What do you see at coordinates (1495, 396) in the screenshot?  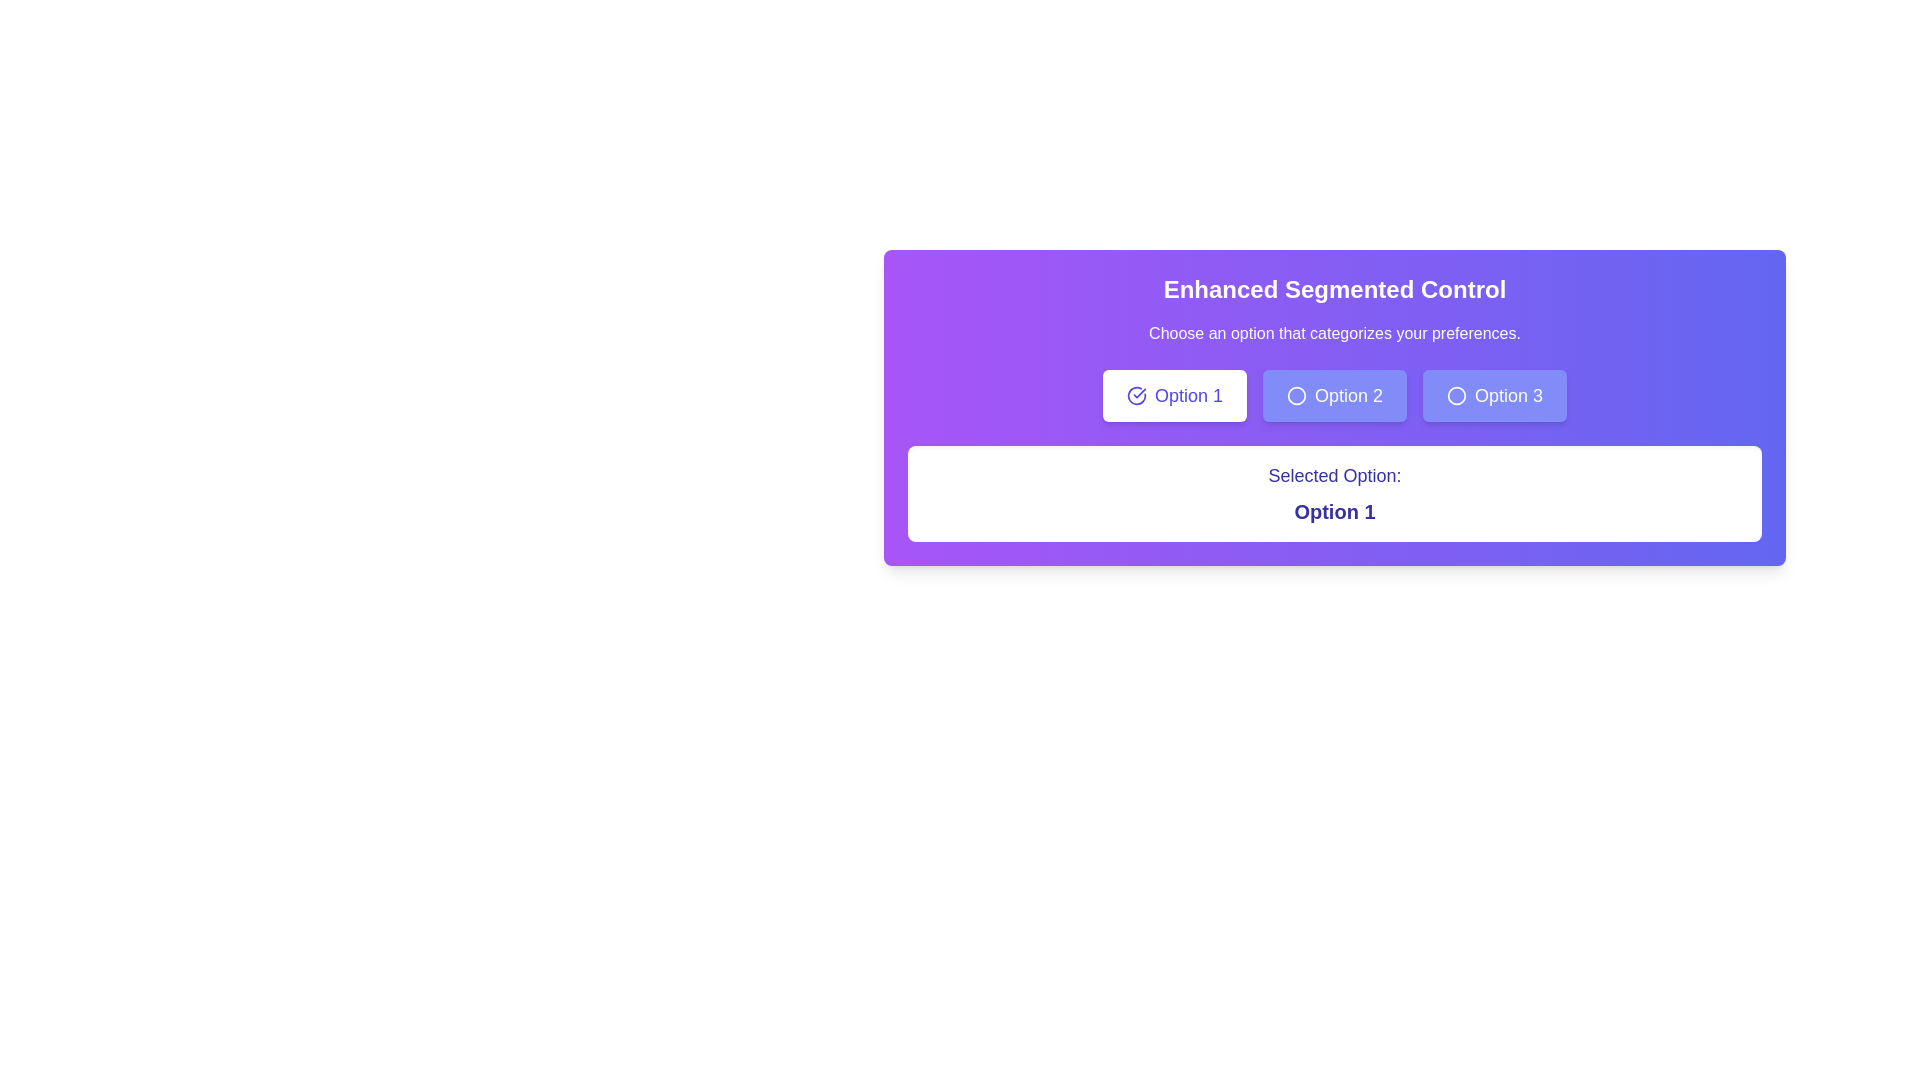 I see `the third button labeled 'Option 3' with a circular icon` at bounding box center [1495, 396].